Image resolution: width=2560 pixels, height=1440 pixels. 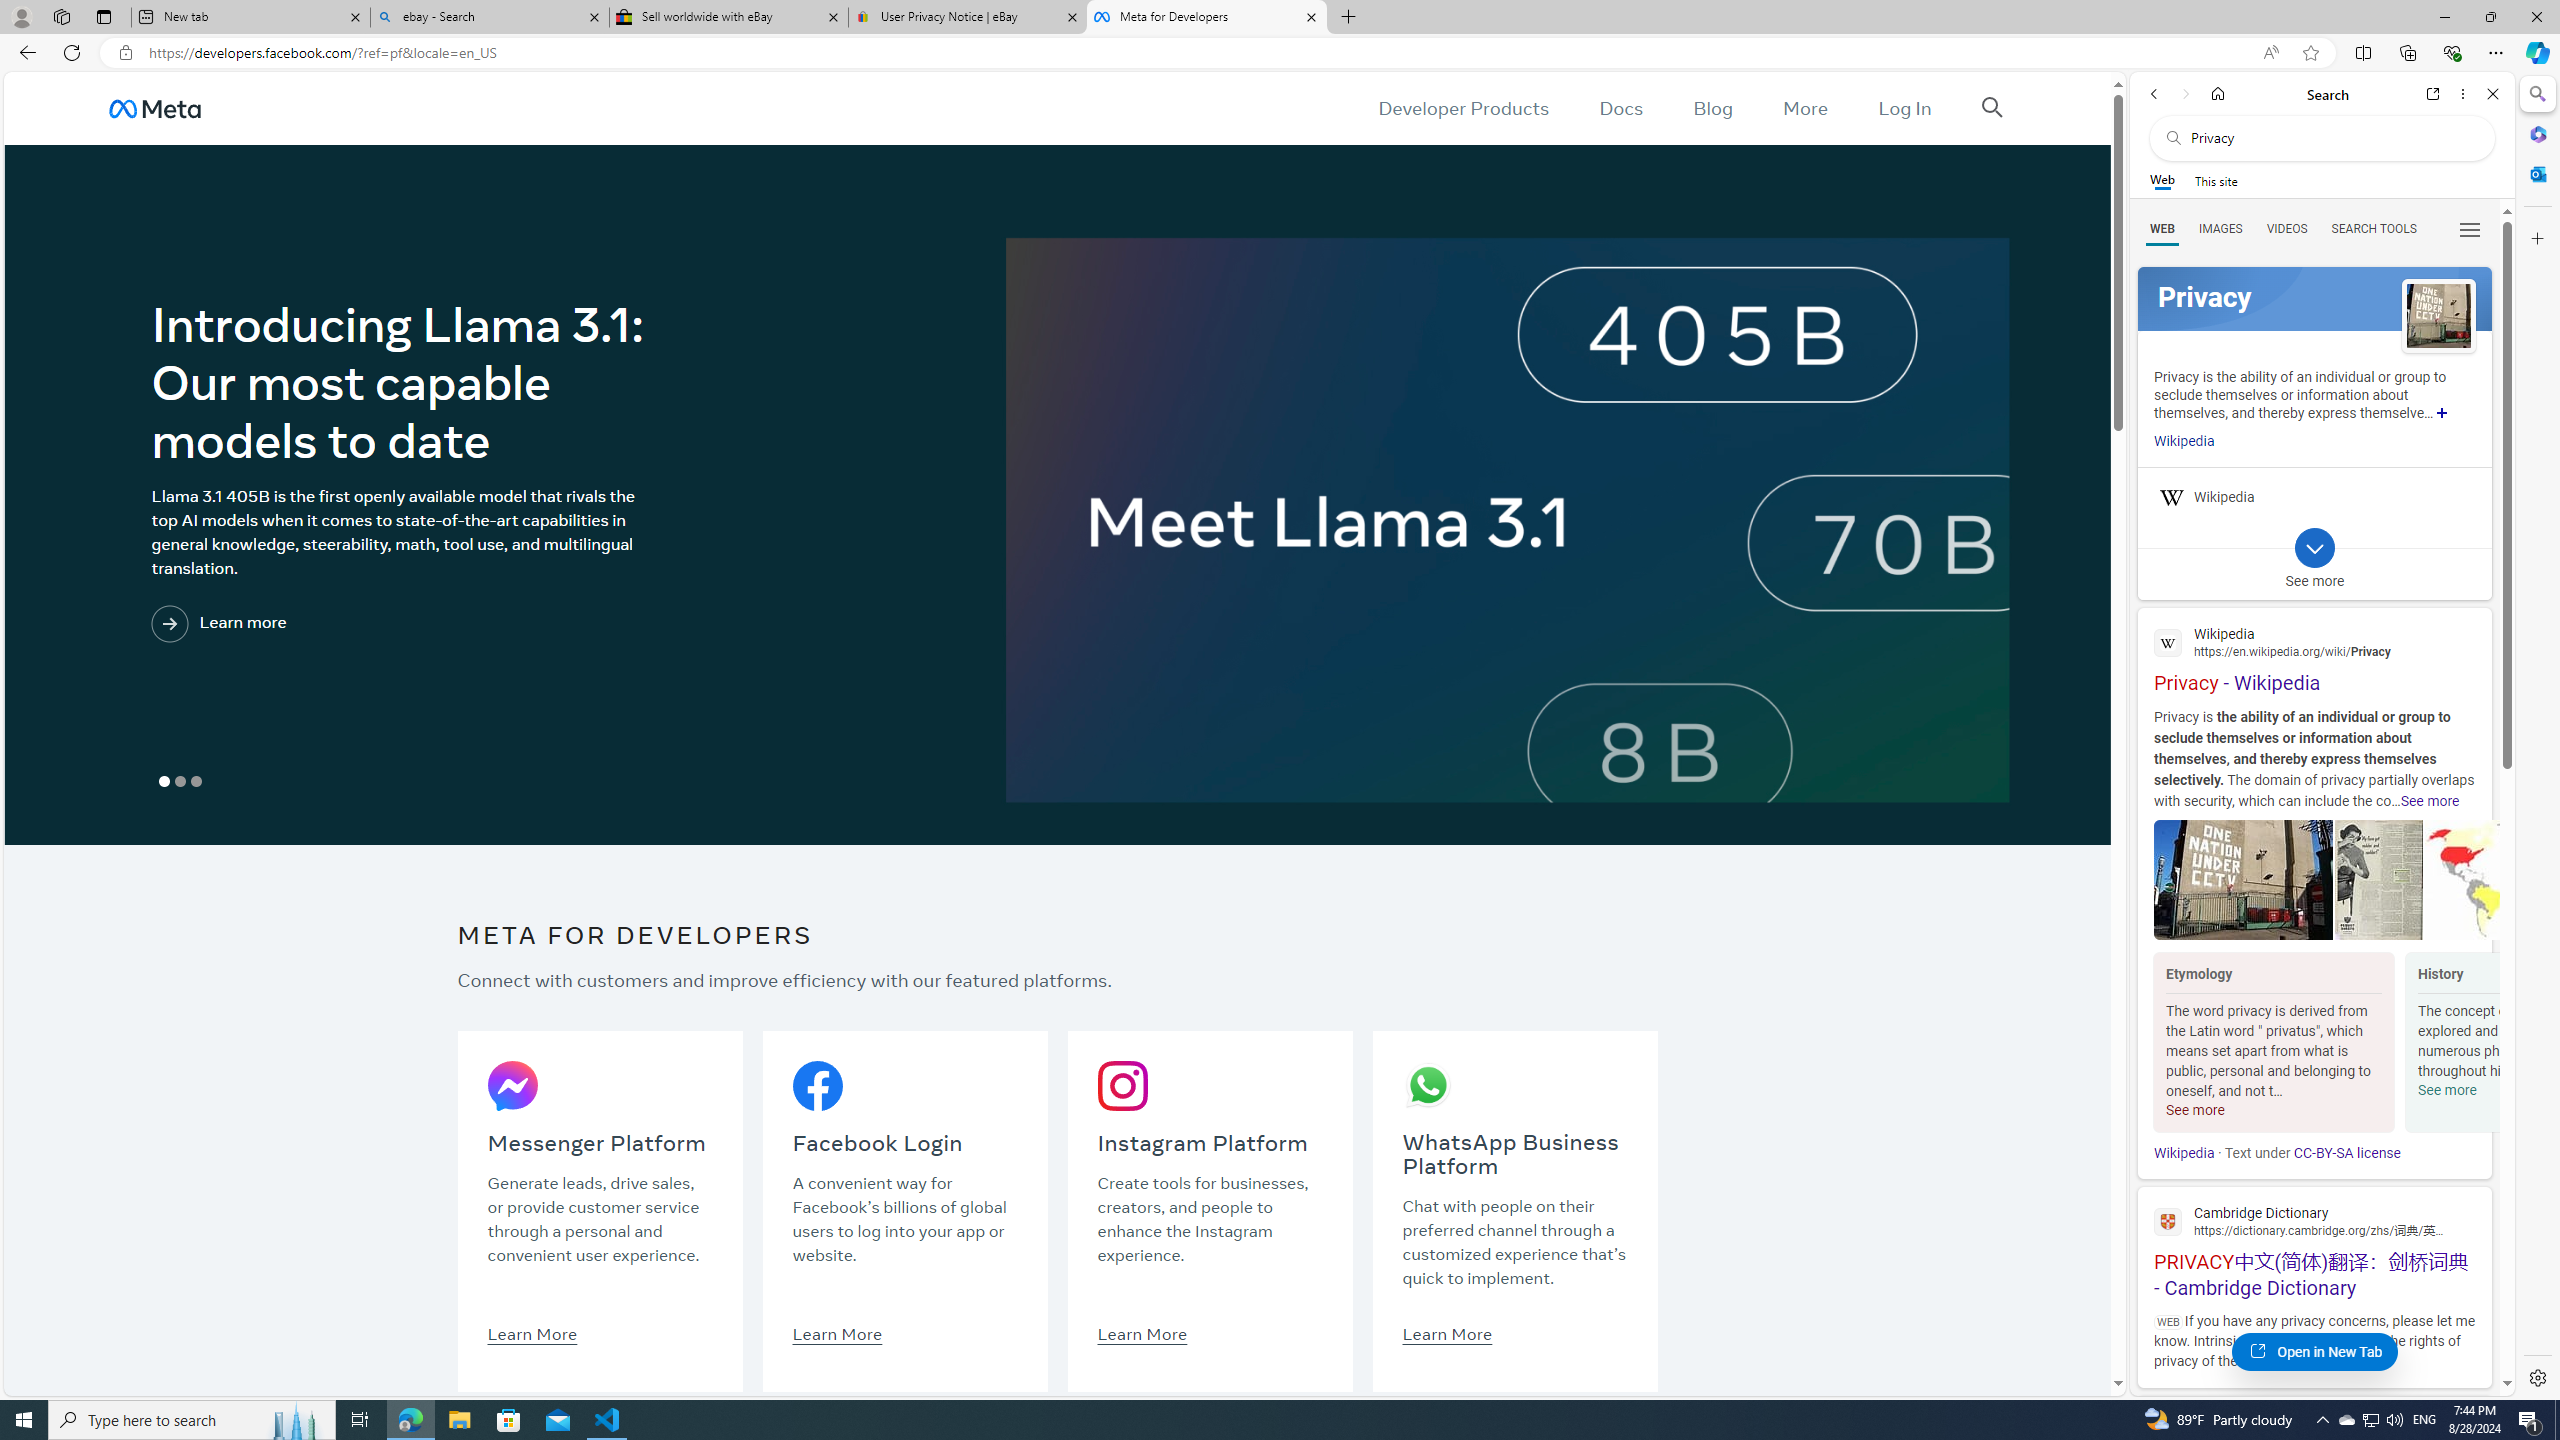 I want to click on 'Search Filter, WEB', so click(x=2162, y=227).